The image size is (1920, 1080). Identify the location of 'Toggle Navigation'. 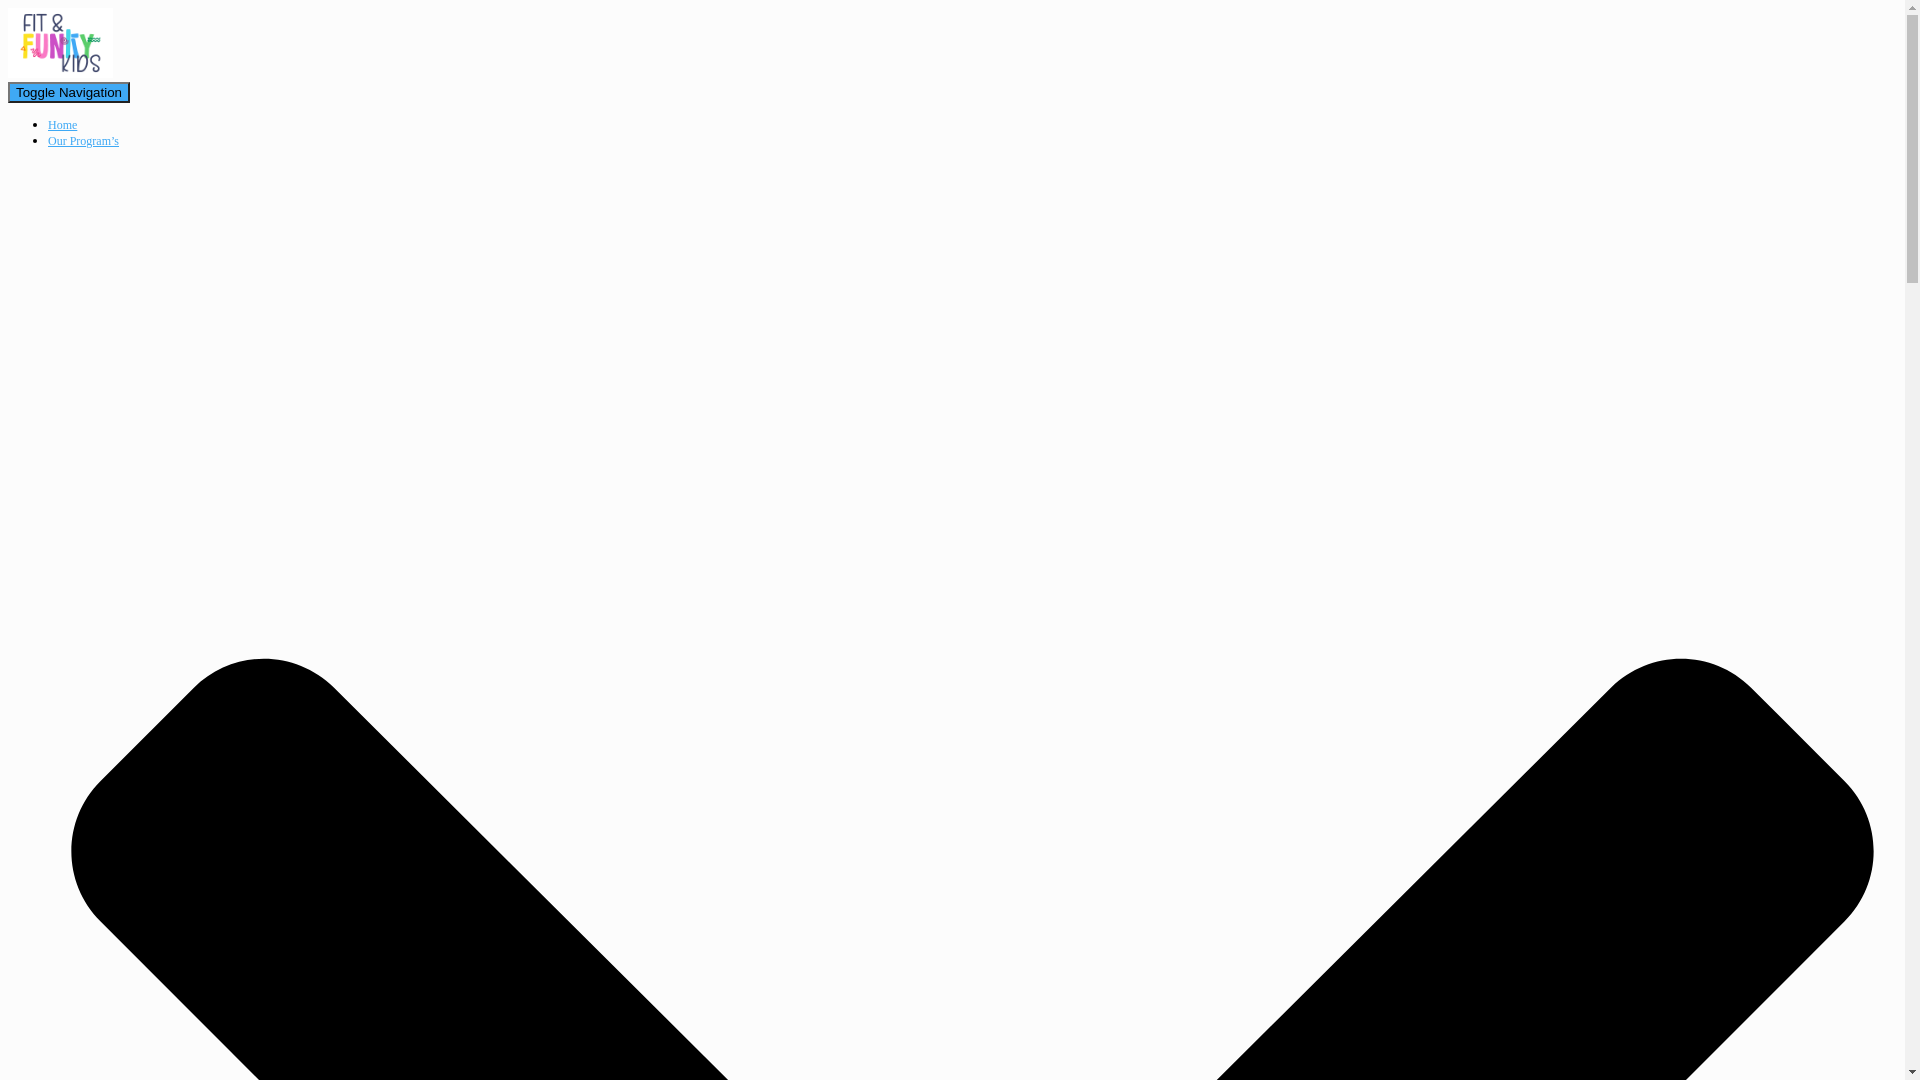
(68, 92).